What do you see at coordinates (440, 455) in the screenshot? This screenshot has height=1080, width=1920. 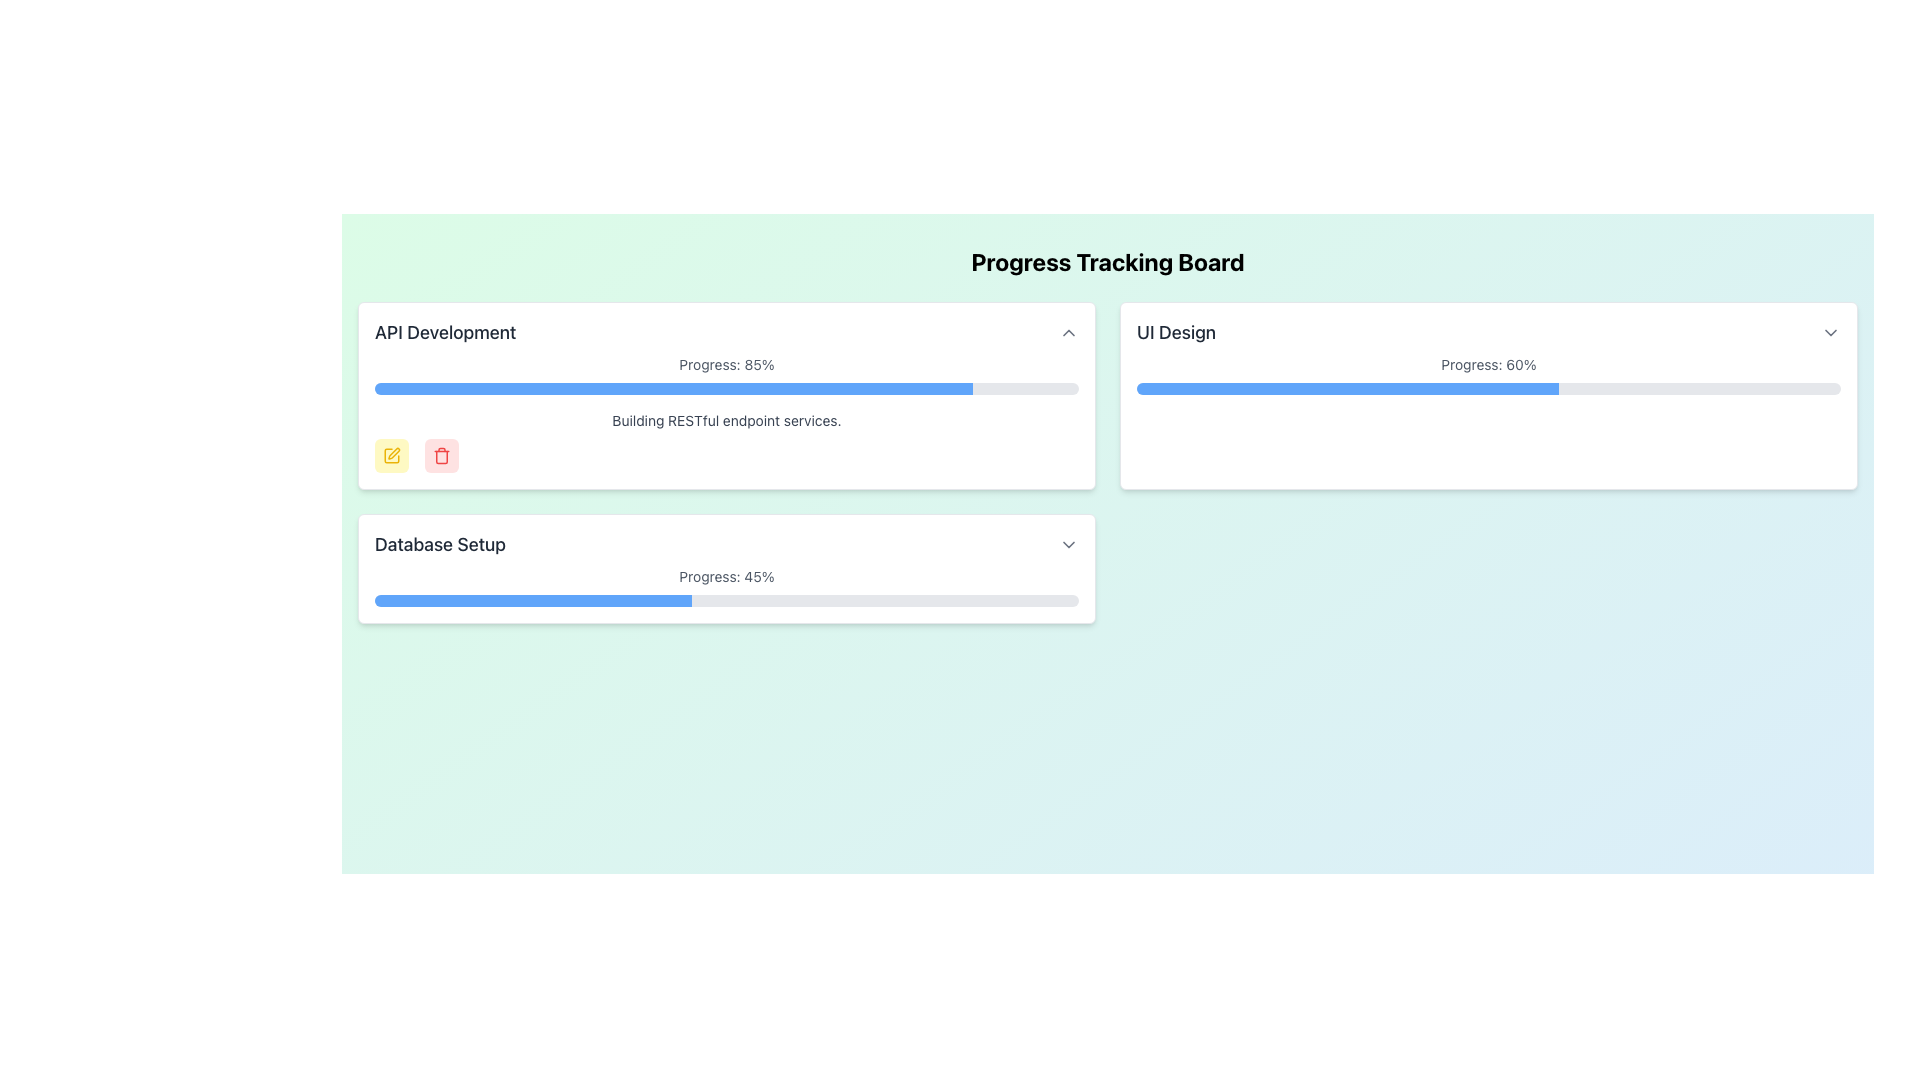 I see `the trash icon, which is a red outlined trash can button located within the 'API Development' card` at bounding box center [440, 455].